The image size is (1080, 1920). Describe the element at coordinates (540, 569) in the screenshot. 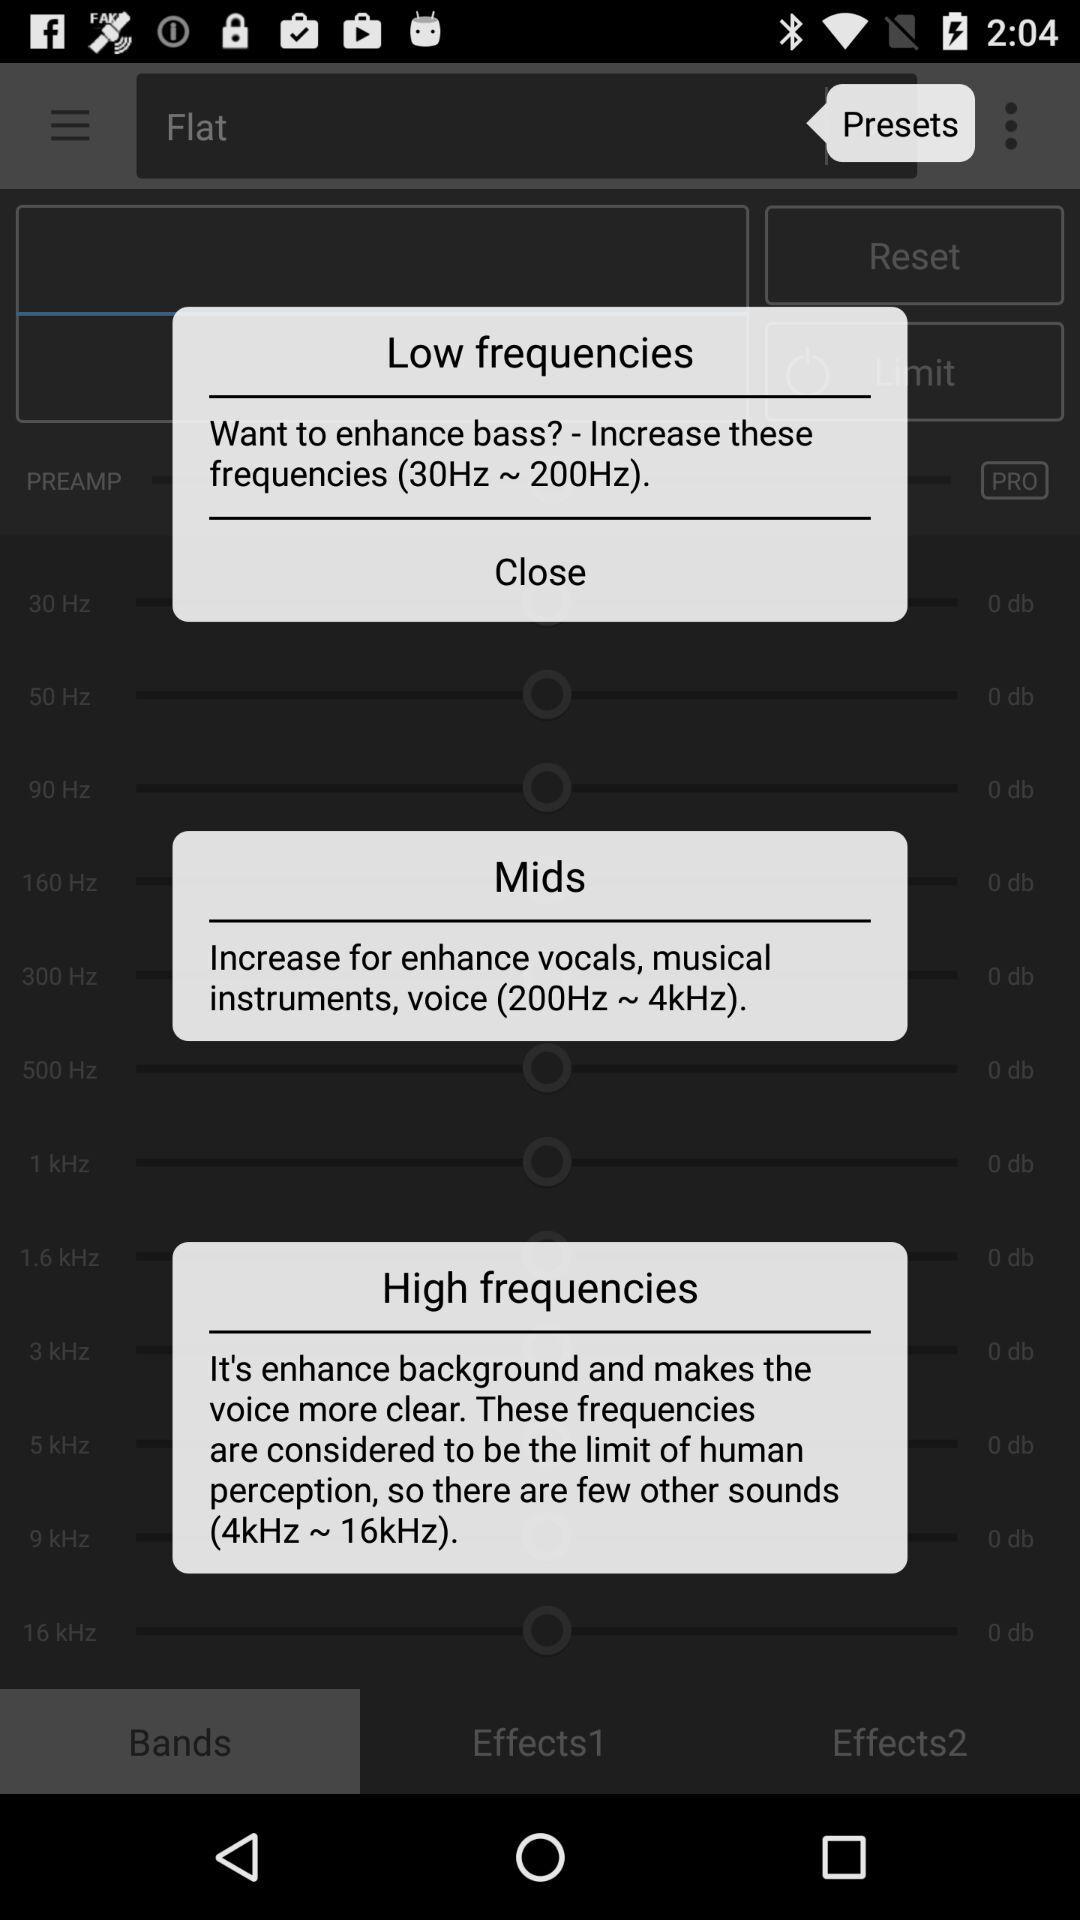

I see `the item above mids item` at that location.